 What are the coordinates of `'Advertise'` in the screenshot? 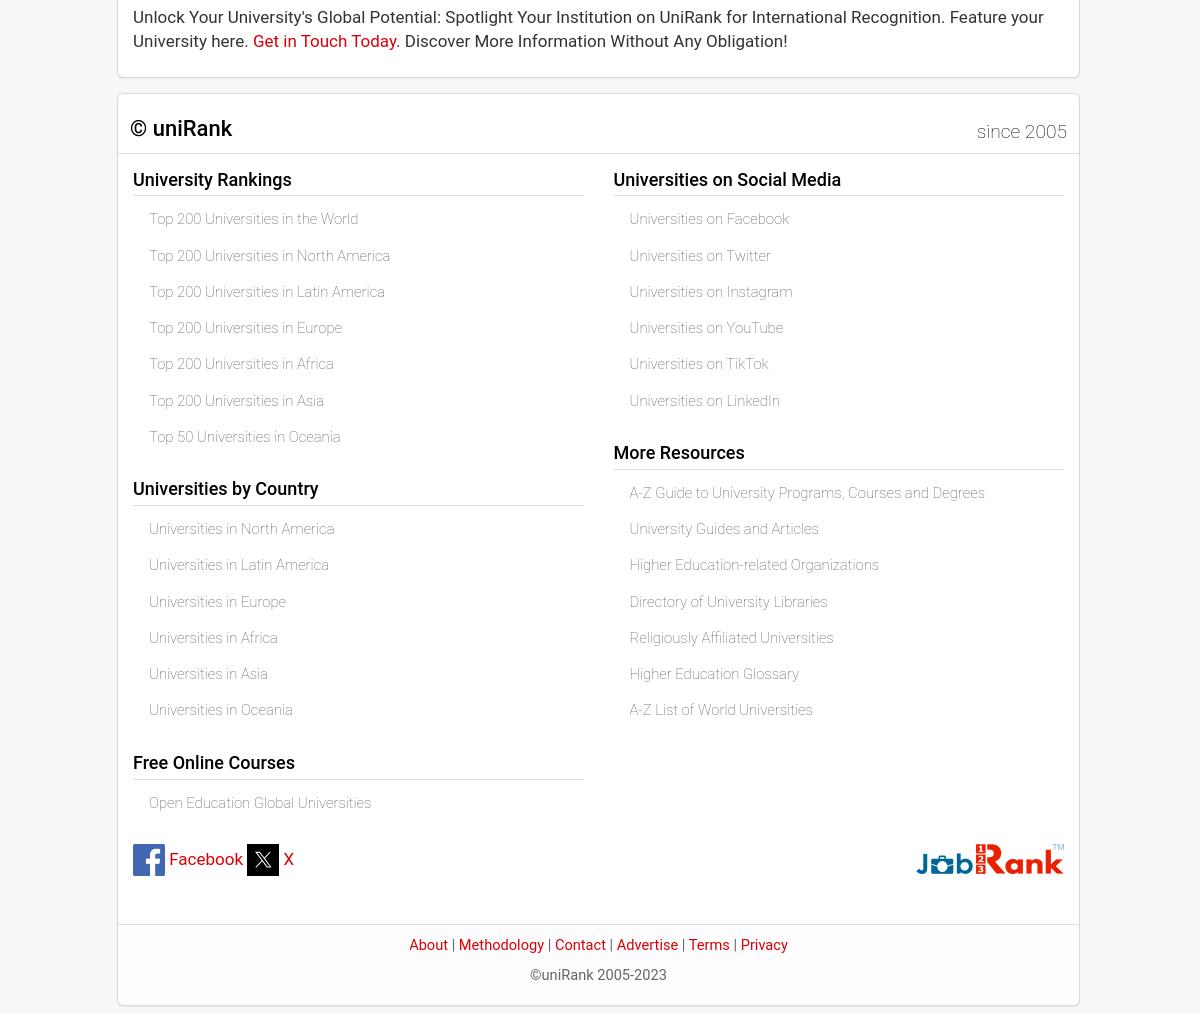 It's located at (647, 945).